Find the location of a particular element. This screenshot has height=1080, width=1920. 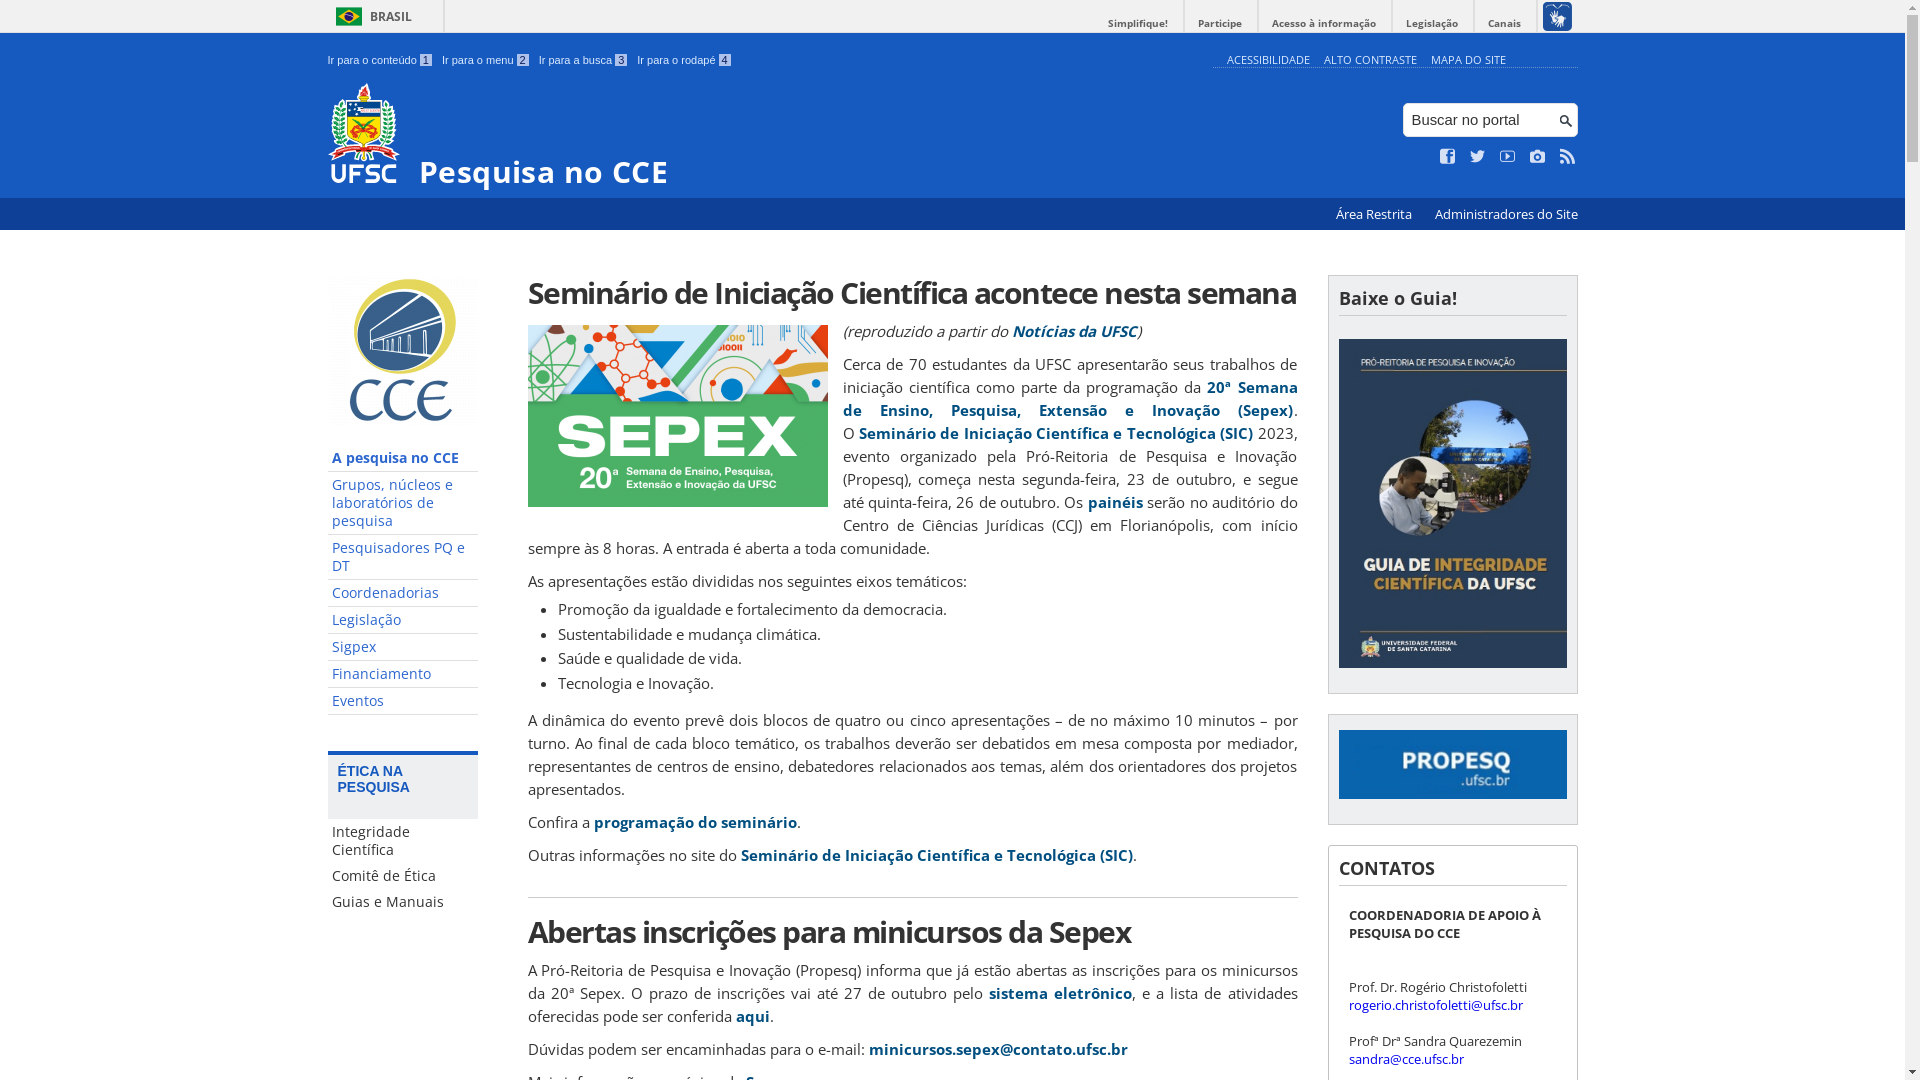

'Ir para a busca 3' is located at coordinates (582, 59).